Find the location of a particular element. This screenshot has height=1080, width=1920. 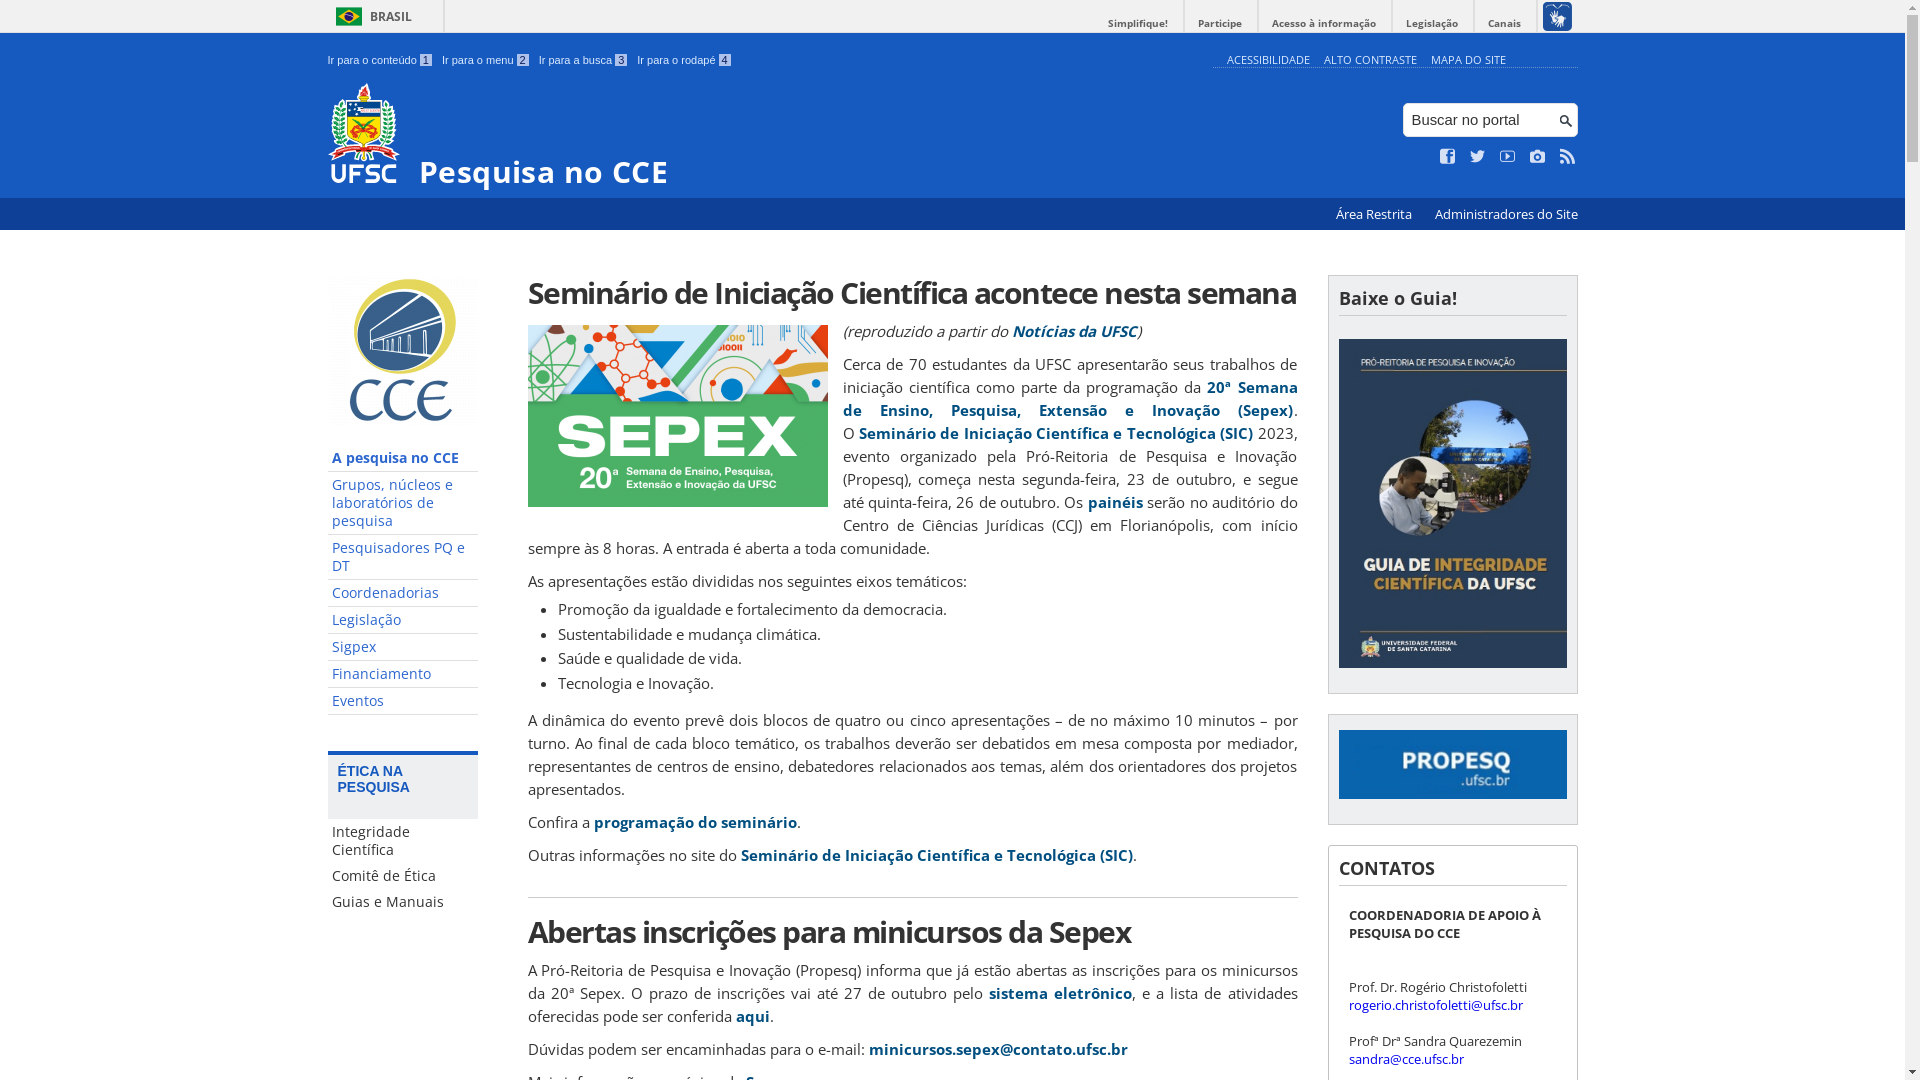

'Ir para a busca 3' is located at coordinates (582, 59).